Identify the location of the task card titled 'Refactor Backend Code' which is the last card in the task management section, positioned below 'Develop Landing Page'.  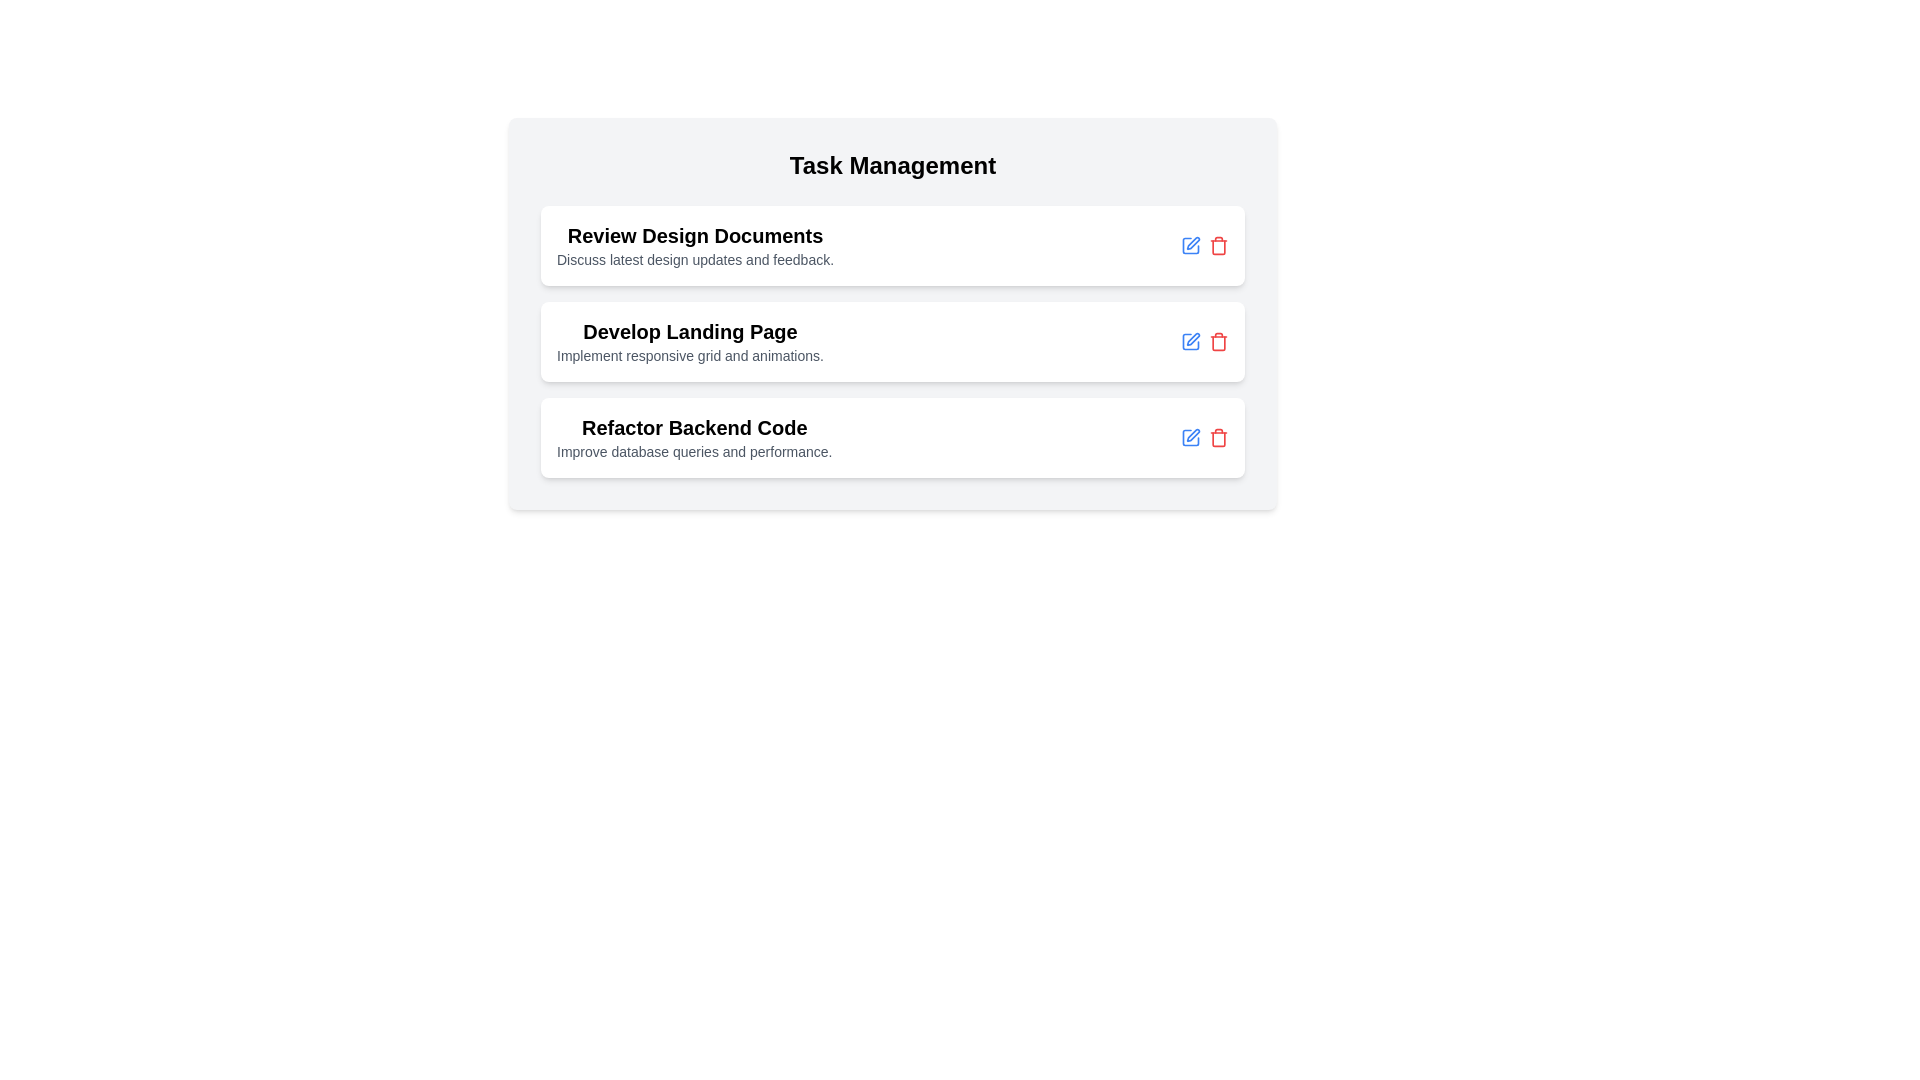
(891, 437).